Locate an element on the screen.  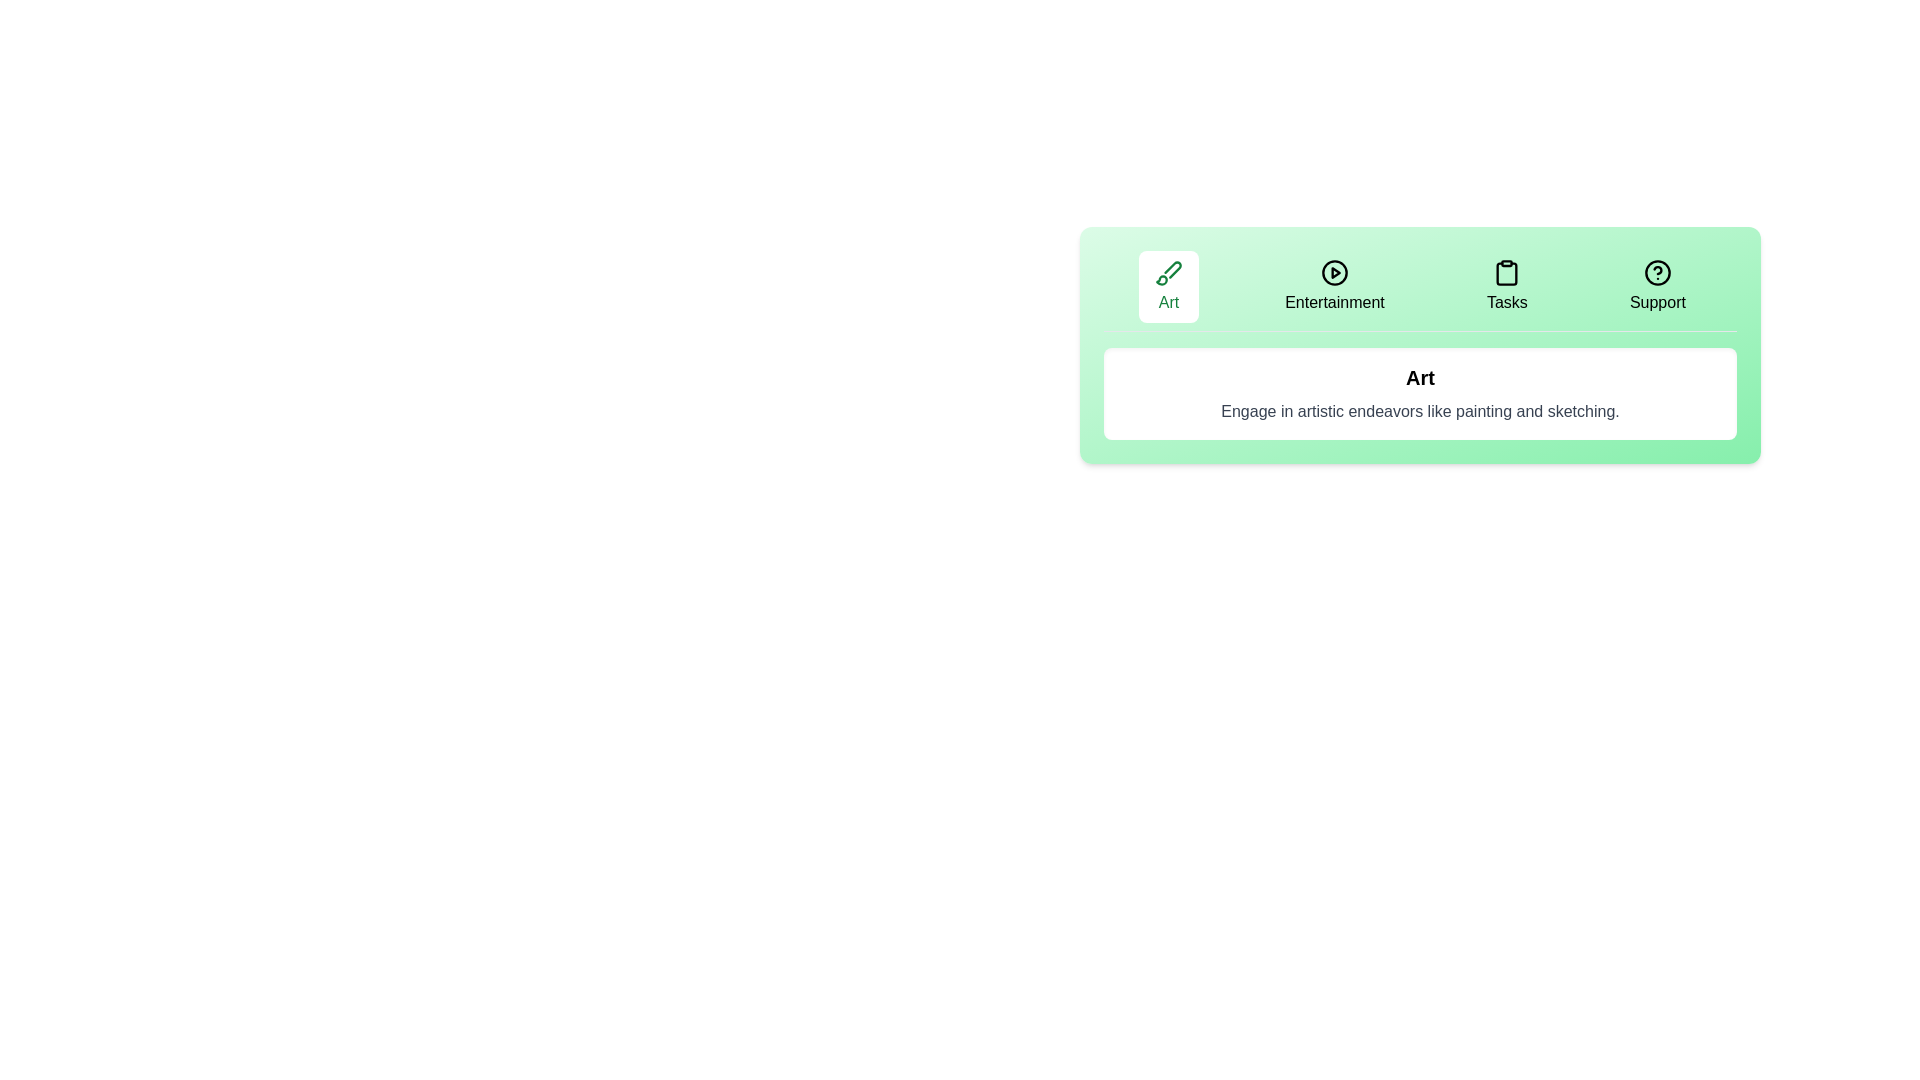
the 'Support' icon located centrally in the 'Support' section of the navigation bar, which visually represents the assistance functionality is located at coordinates (1657, 273).